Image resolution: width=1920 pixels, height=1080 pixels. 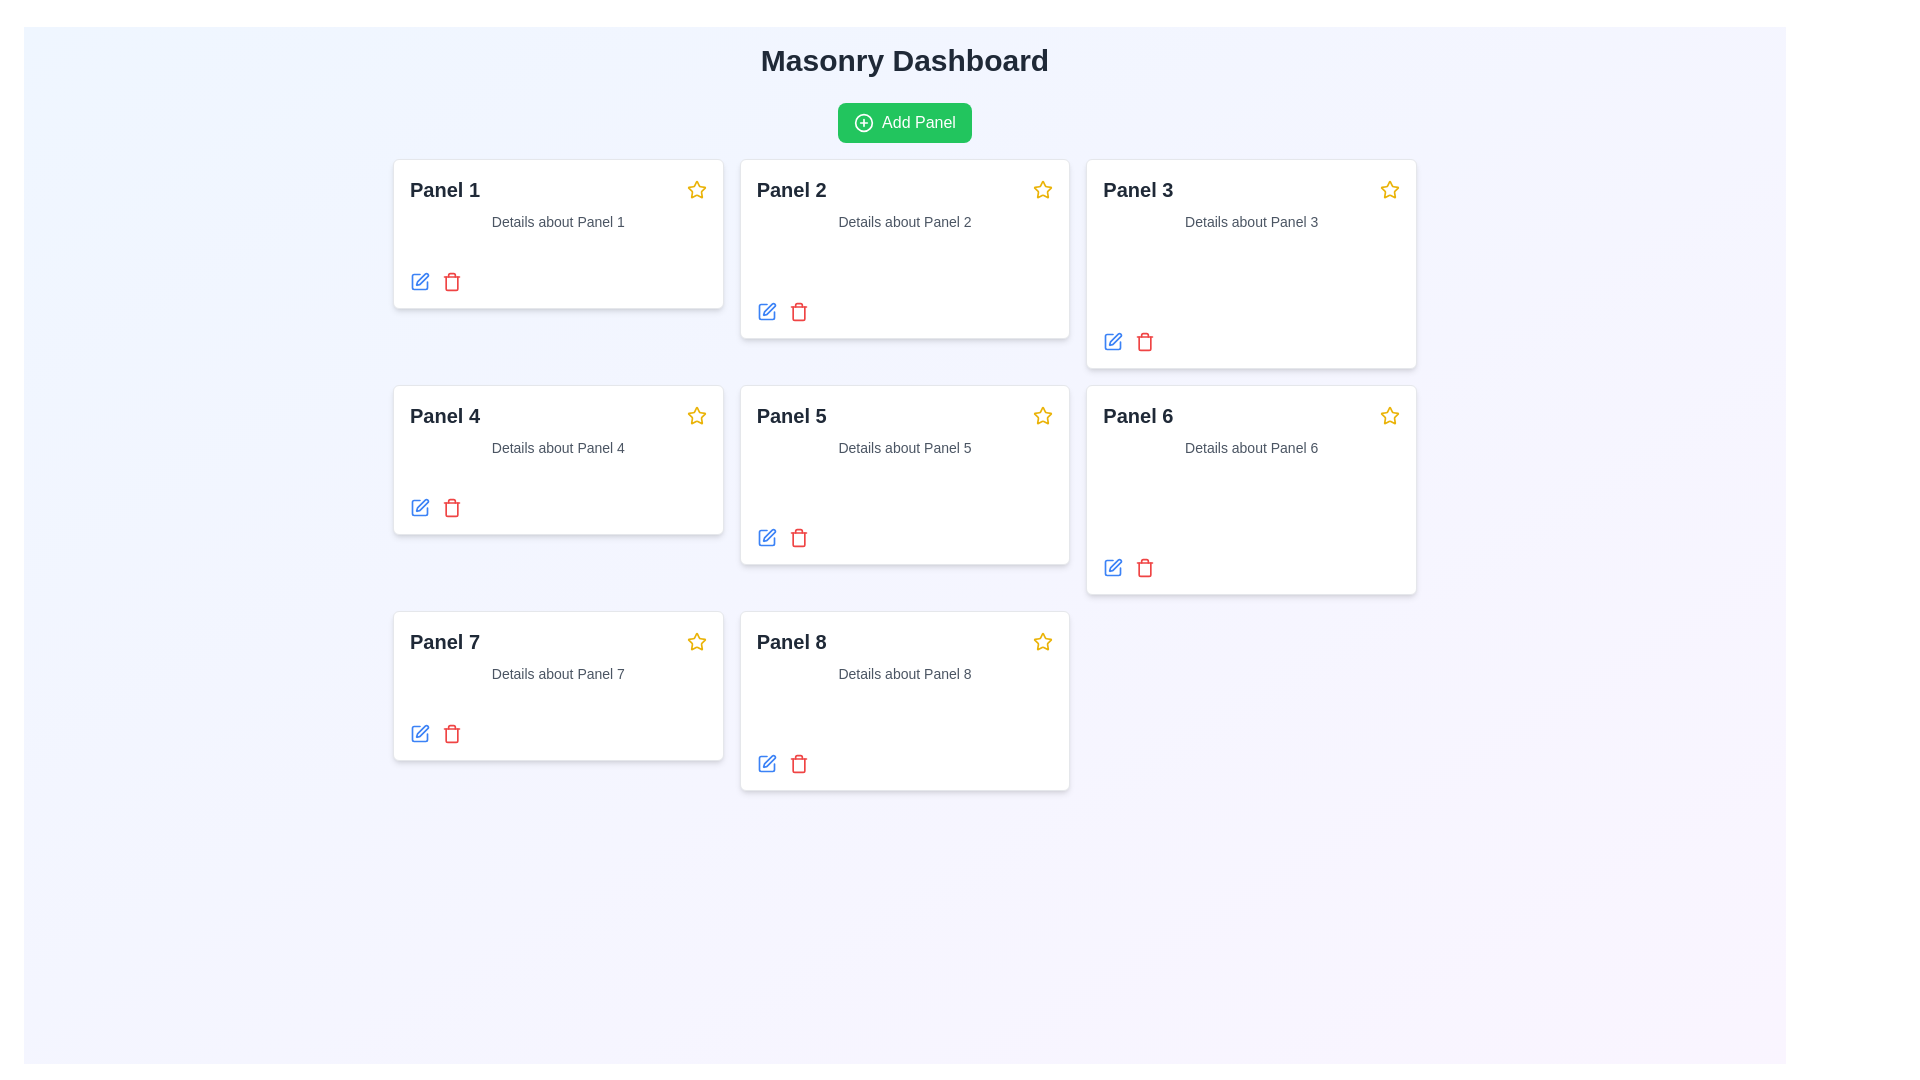 I want to click on the edit button located at the bottom-left corner of 'Panel 7', next, so click(x=419, y=733).